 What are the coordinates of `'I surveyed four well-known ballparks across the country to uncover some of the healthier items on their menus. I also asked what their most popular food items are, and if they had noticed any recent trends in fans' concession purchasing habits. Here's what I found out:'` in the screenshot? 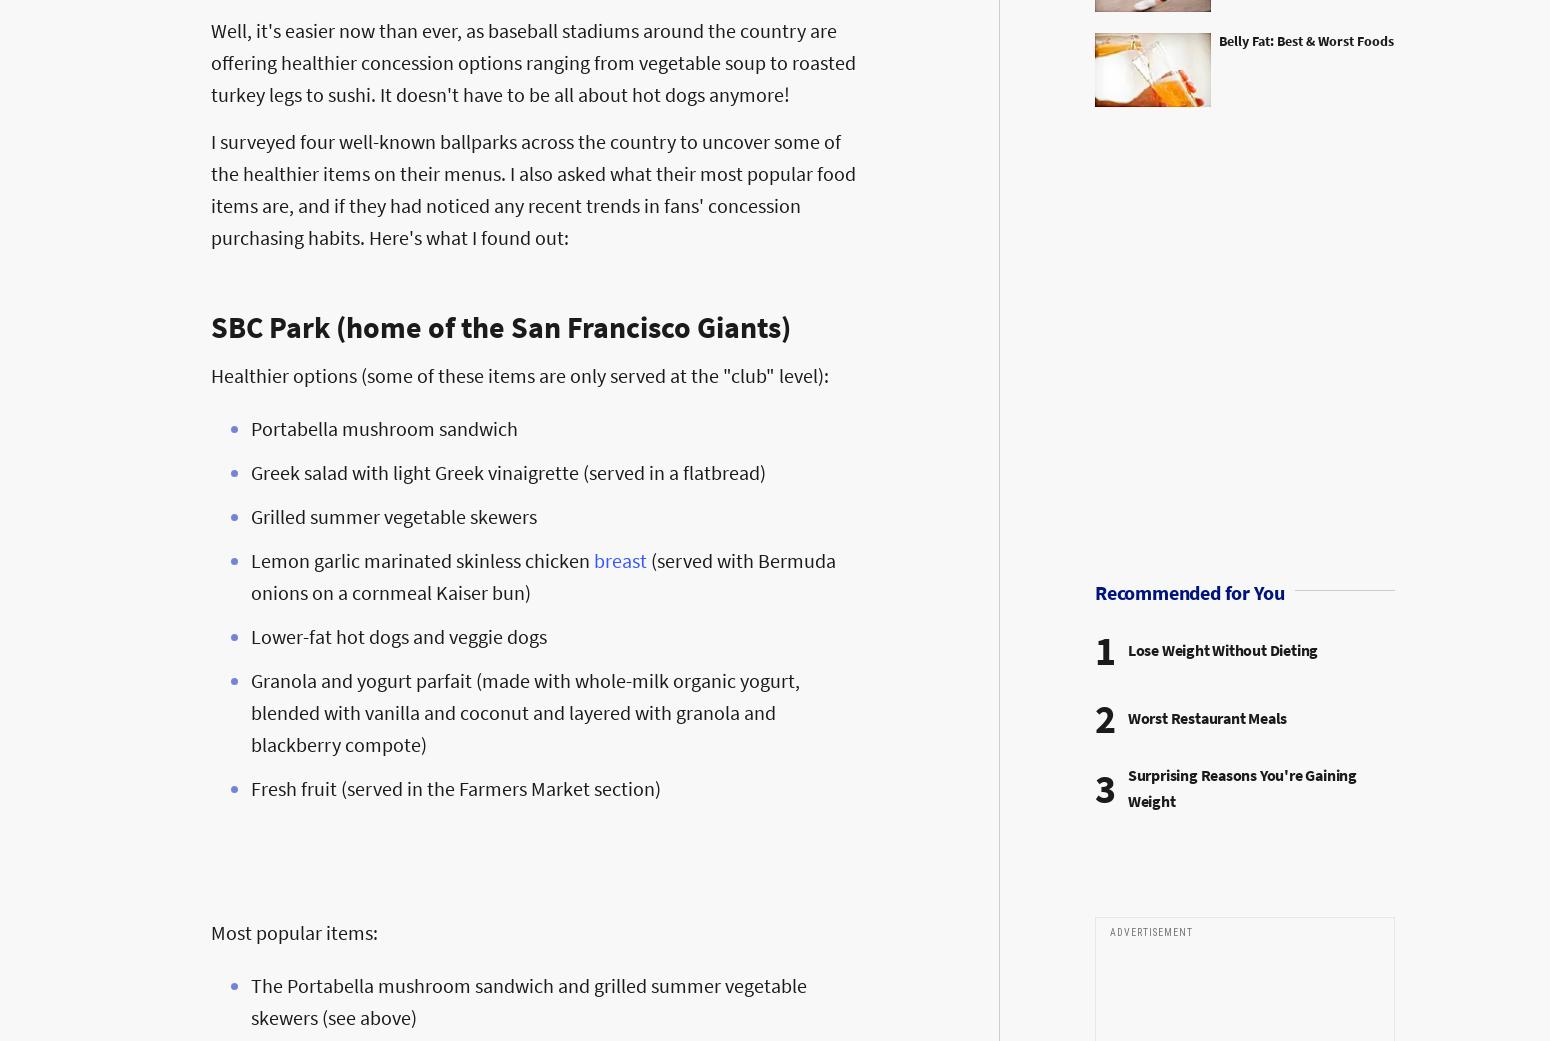 It's located at (532, 188).